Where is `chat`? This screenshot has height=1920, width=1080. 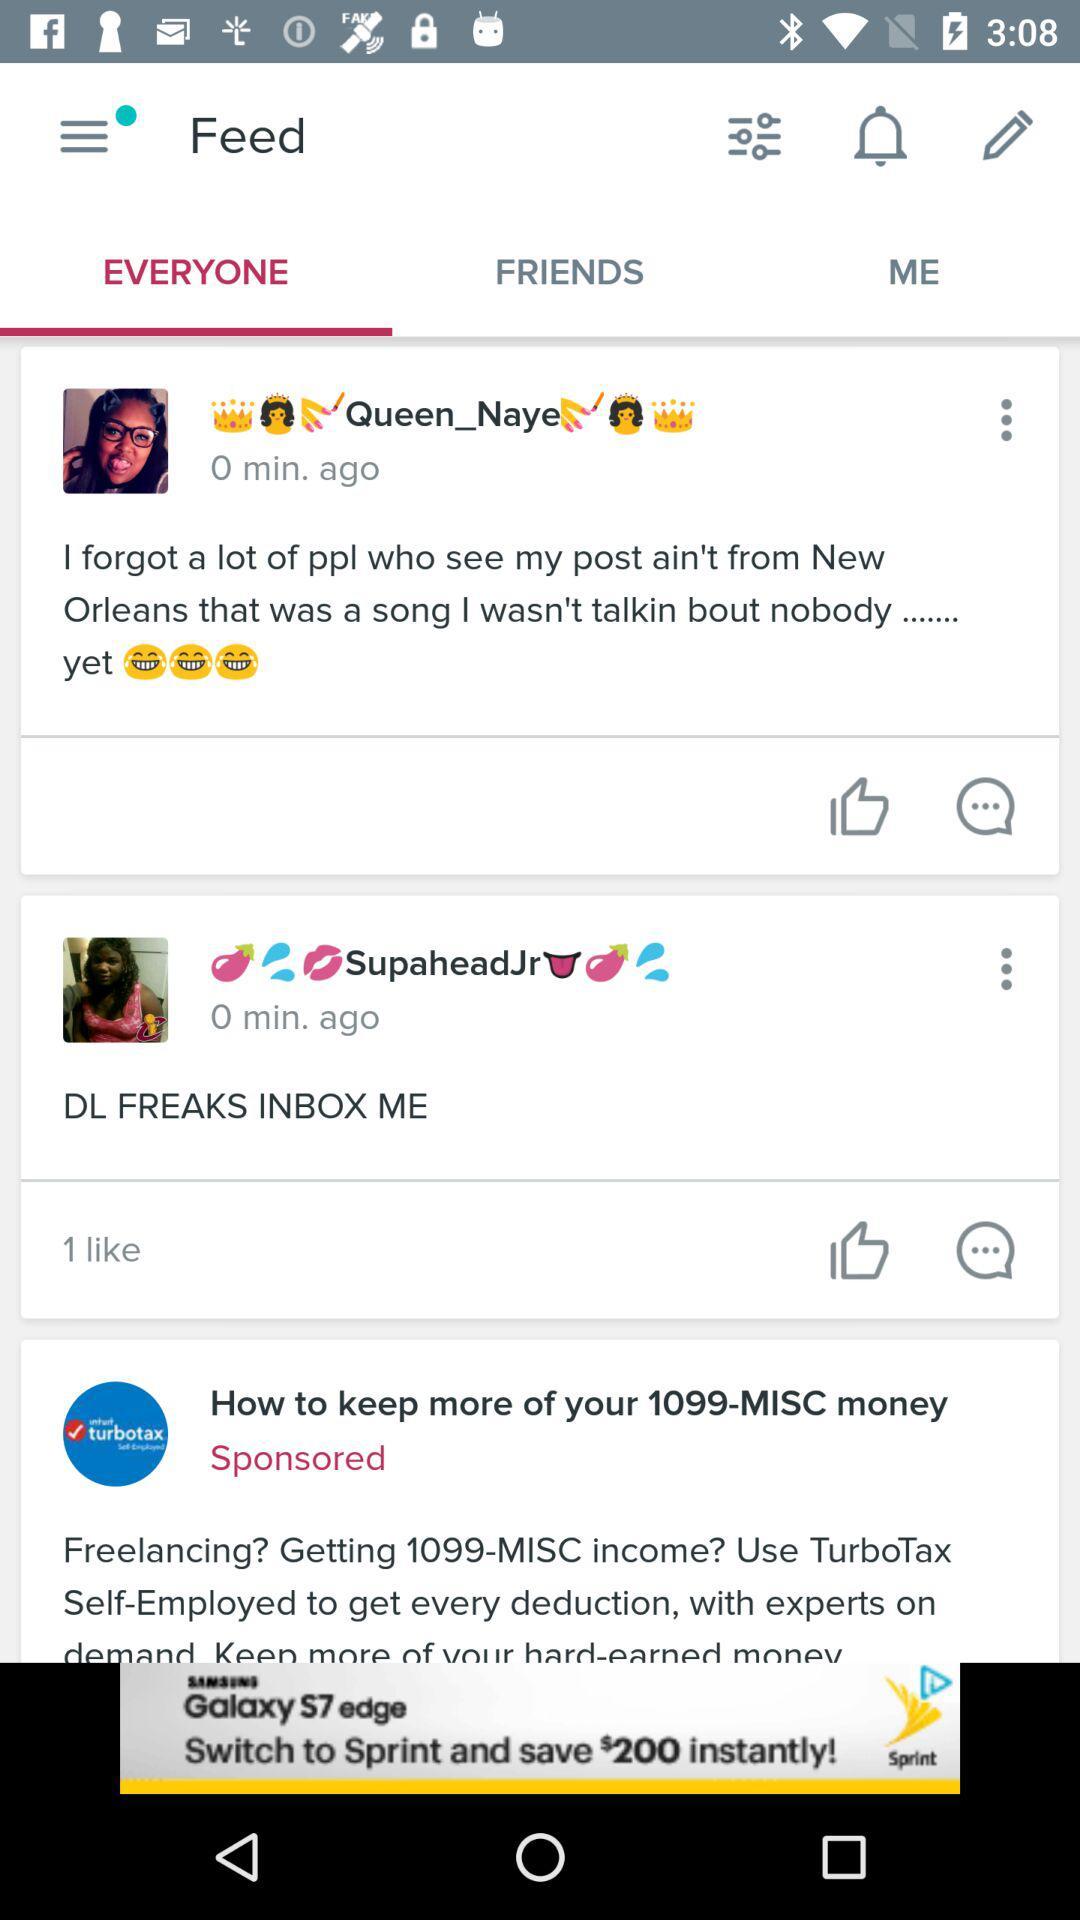 chat is located at coordinates (984, 806).